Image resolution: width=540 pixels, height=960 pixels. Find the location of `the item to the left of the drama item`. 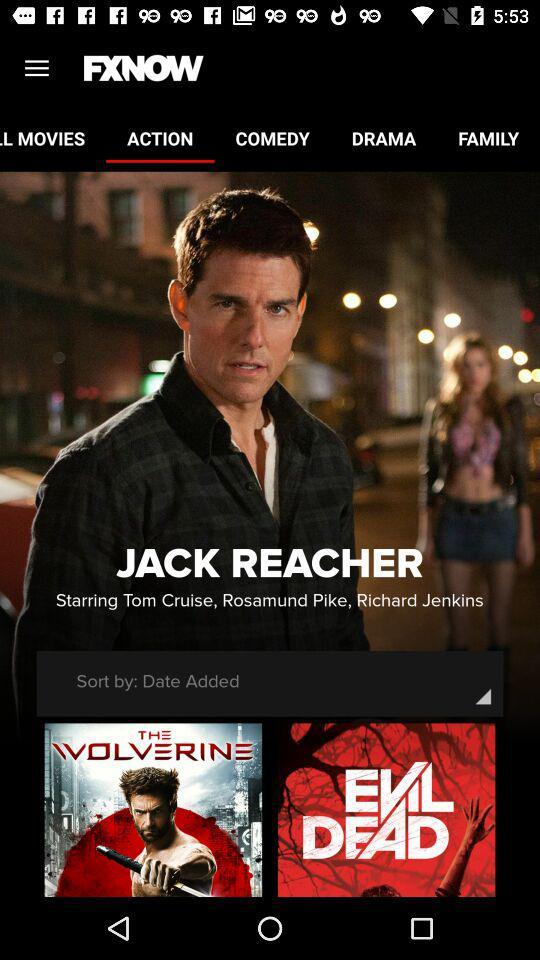

the item to the left of the drama item is located at coordinates (271, 137).